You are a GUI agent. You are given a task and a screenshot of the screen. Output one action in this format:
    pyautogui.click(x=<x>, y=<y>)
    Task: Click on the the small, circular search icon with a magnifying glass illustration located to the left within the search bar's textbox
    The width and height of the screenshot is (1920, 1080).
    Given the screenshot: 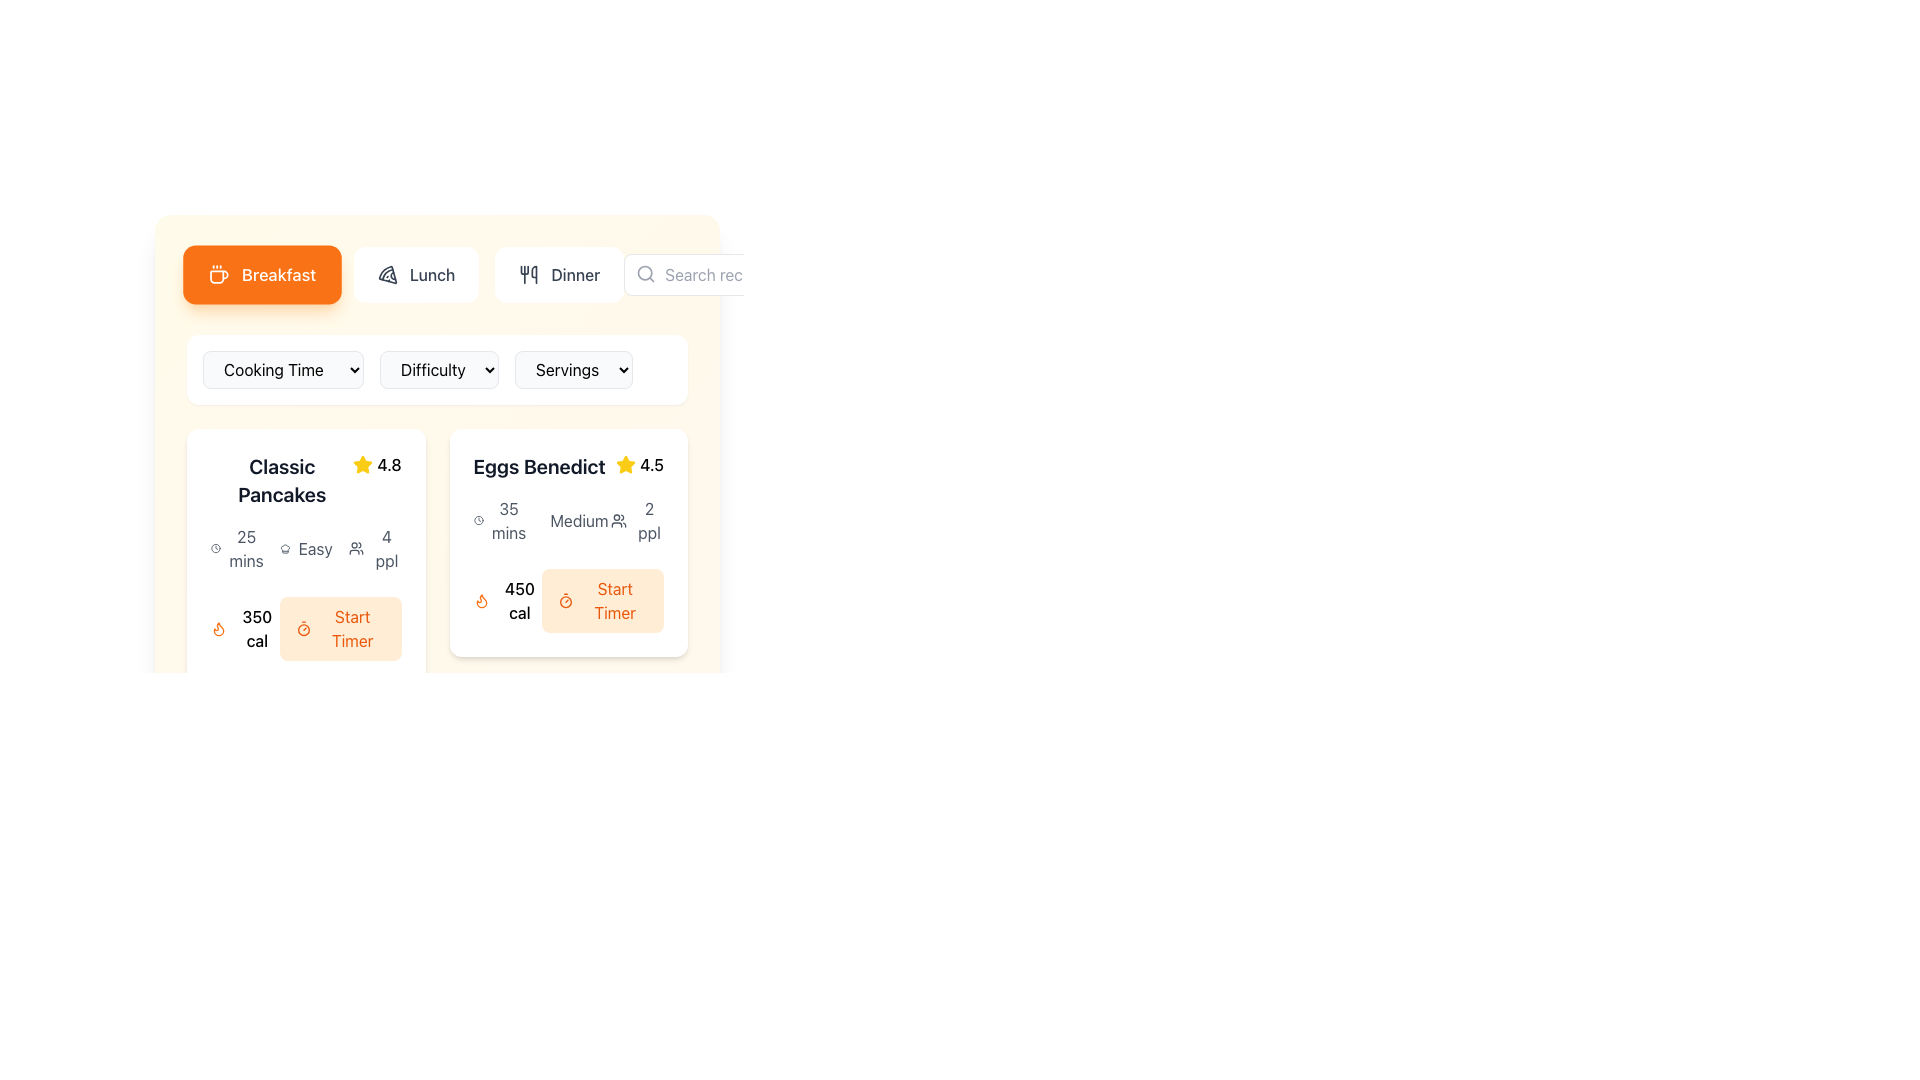 What is the action you would take?
    pyautogui.click(x=646, y=273)
    